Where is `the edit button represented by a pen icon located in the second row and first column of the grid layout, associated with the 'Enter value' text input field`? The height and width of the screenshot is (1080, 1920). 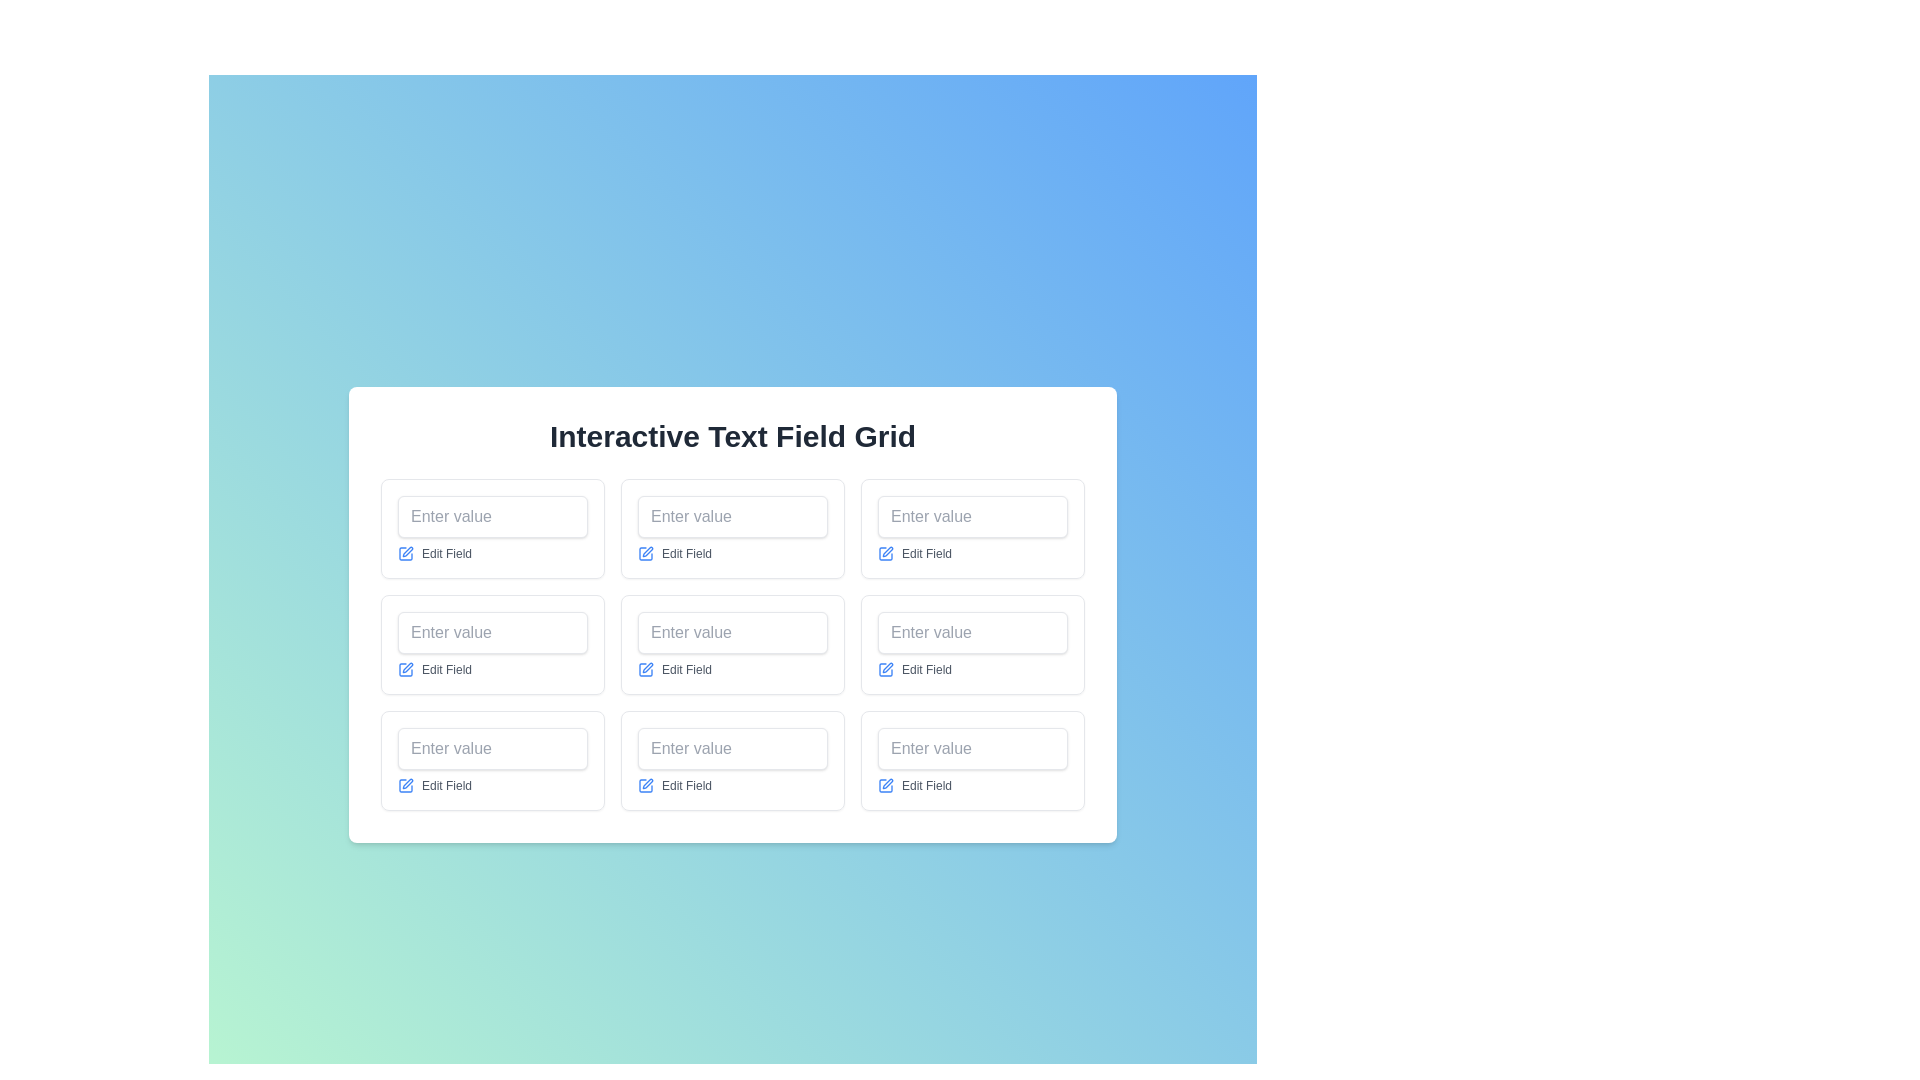
the edit button represented by a pen icon located in the second row and first column of the grid layout, associated with the 'Enter value' text input field is located at coordinates (407, 667).